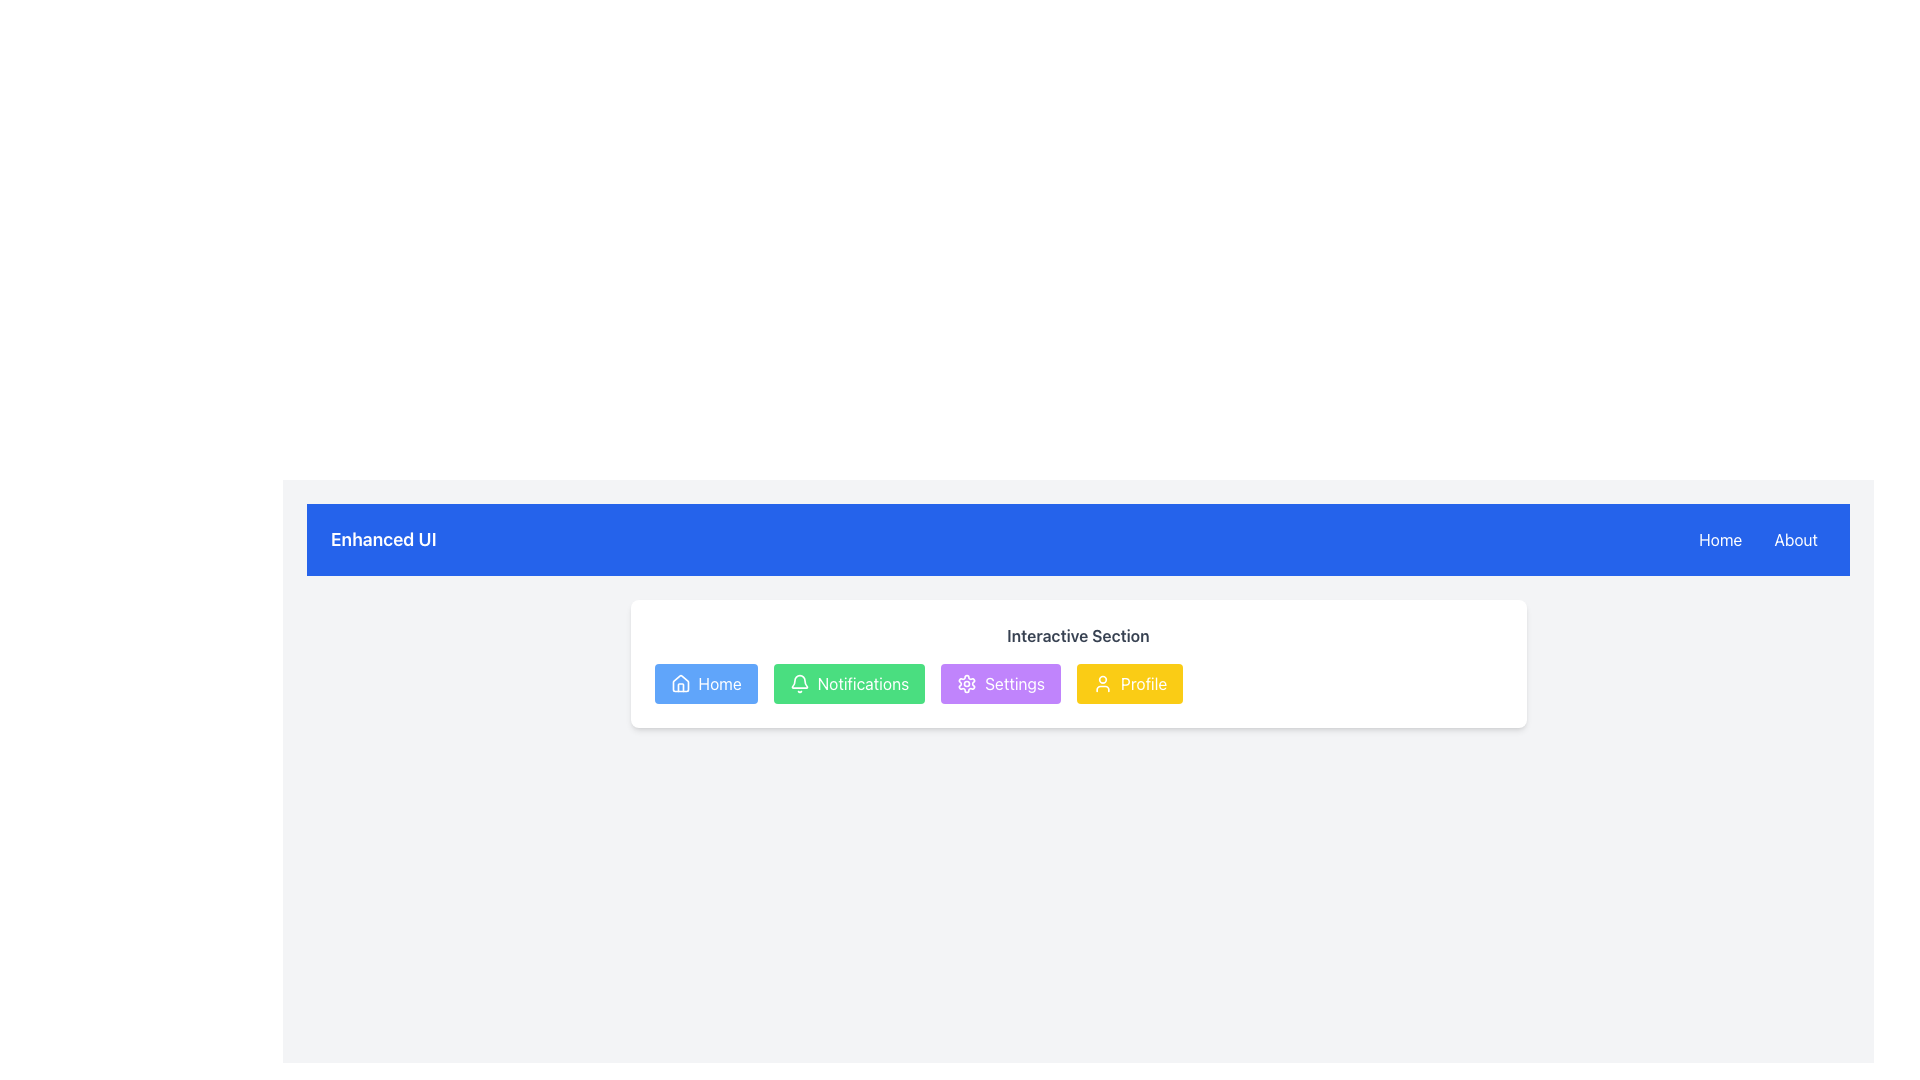 This screenshot has height=1080, width=1920. What do you see at coordinates (705, 682) in the screenshot?
I see `the 'Home' button` at bounding box center [705, 682].